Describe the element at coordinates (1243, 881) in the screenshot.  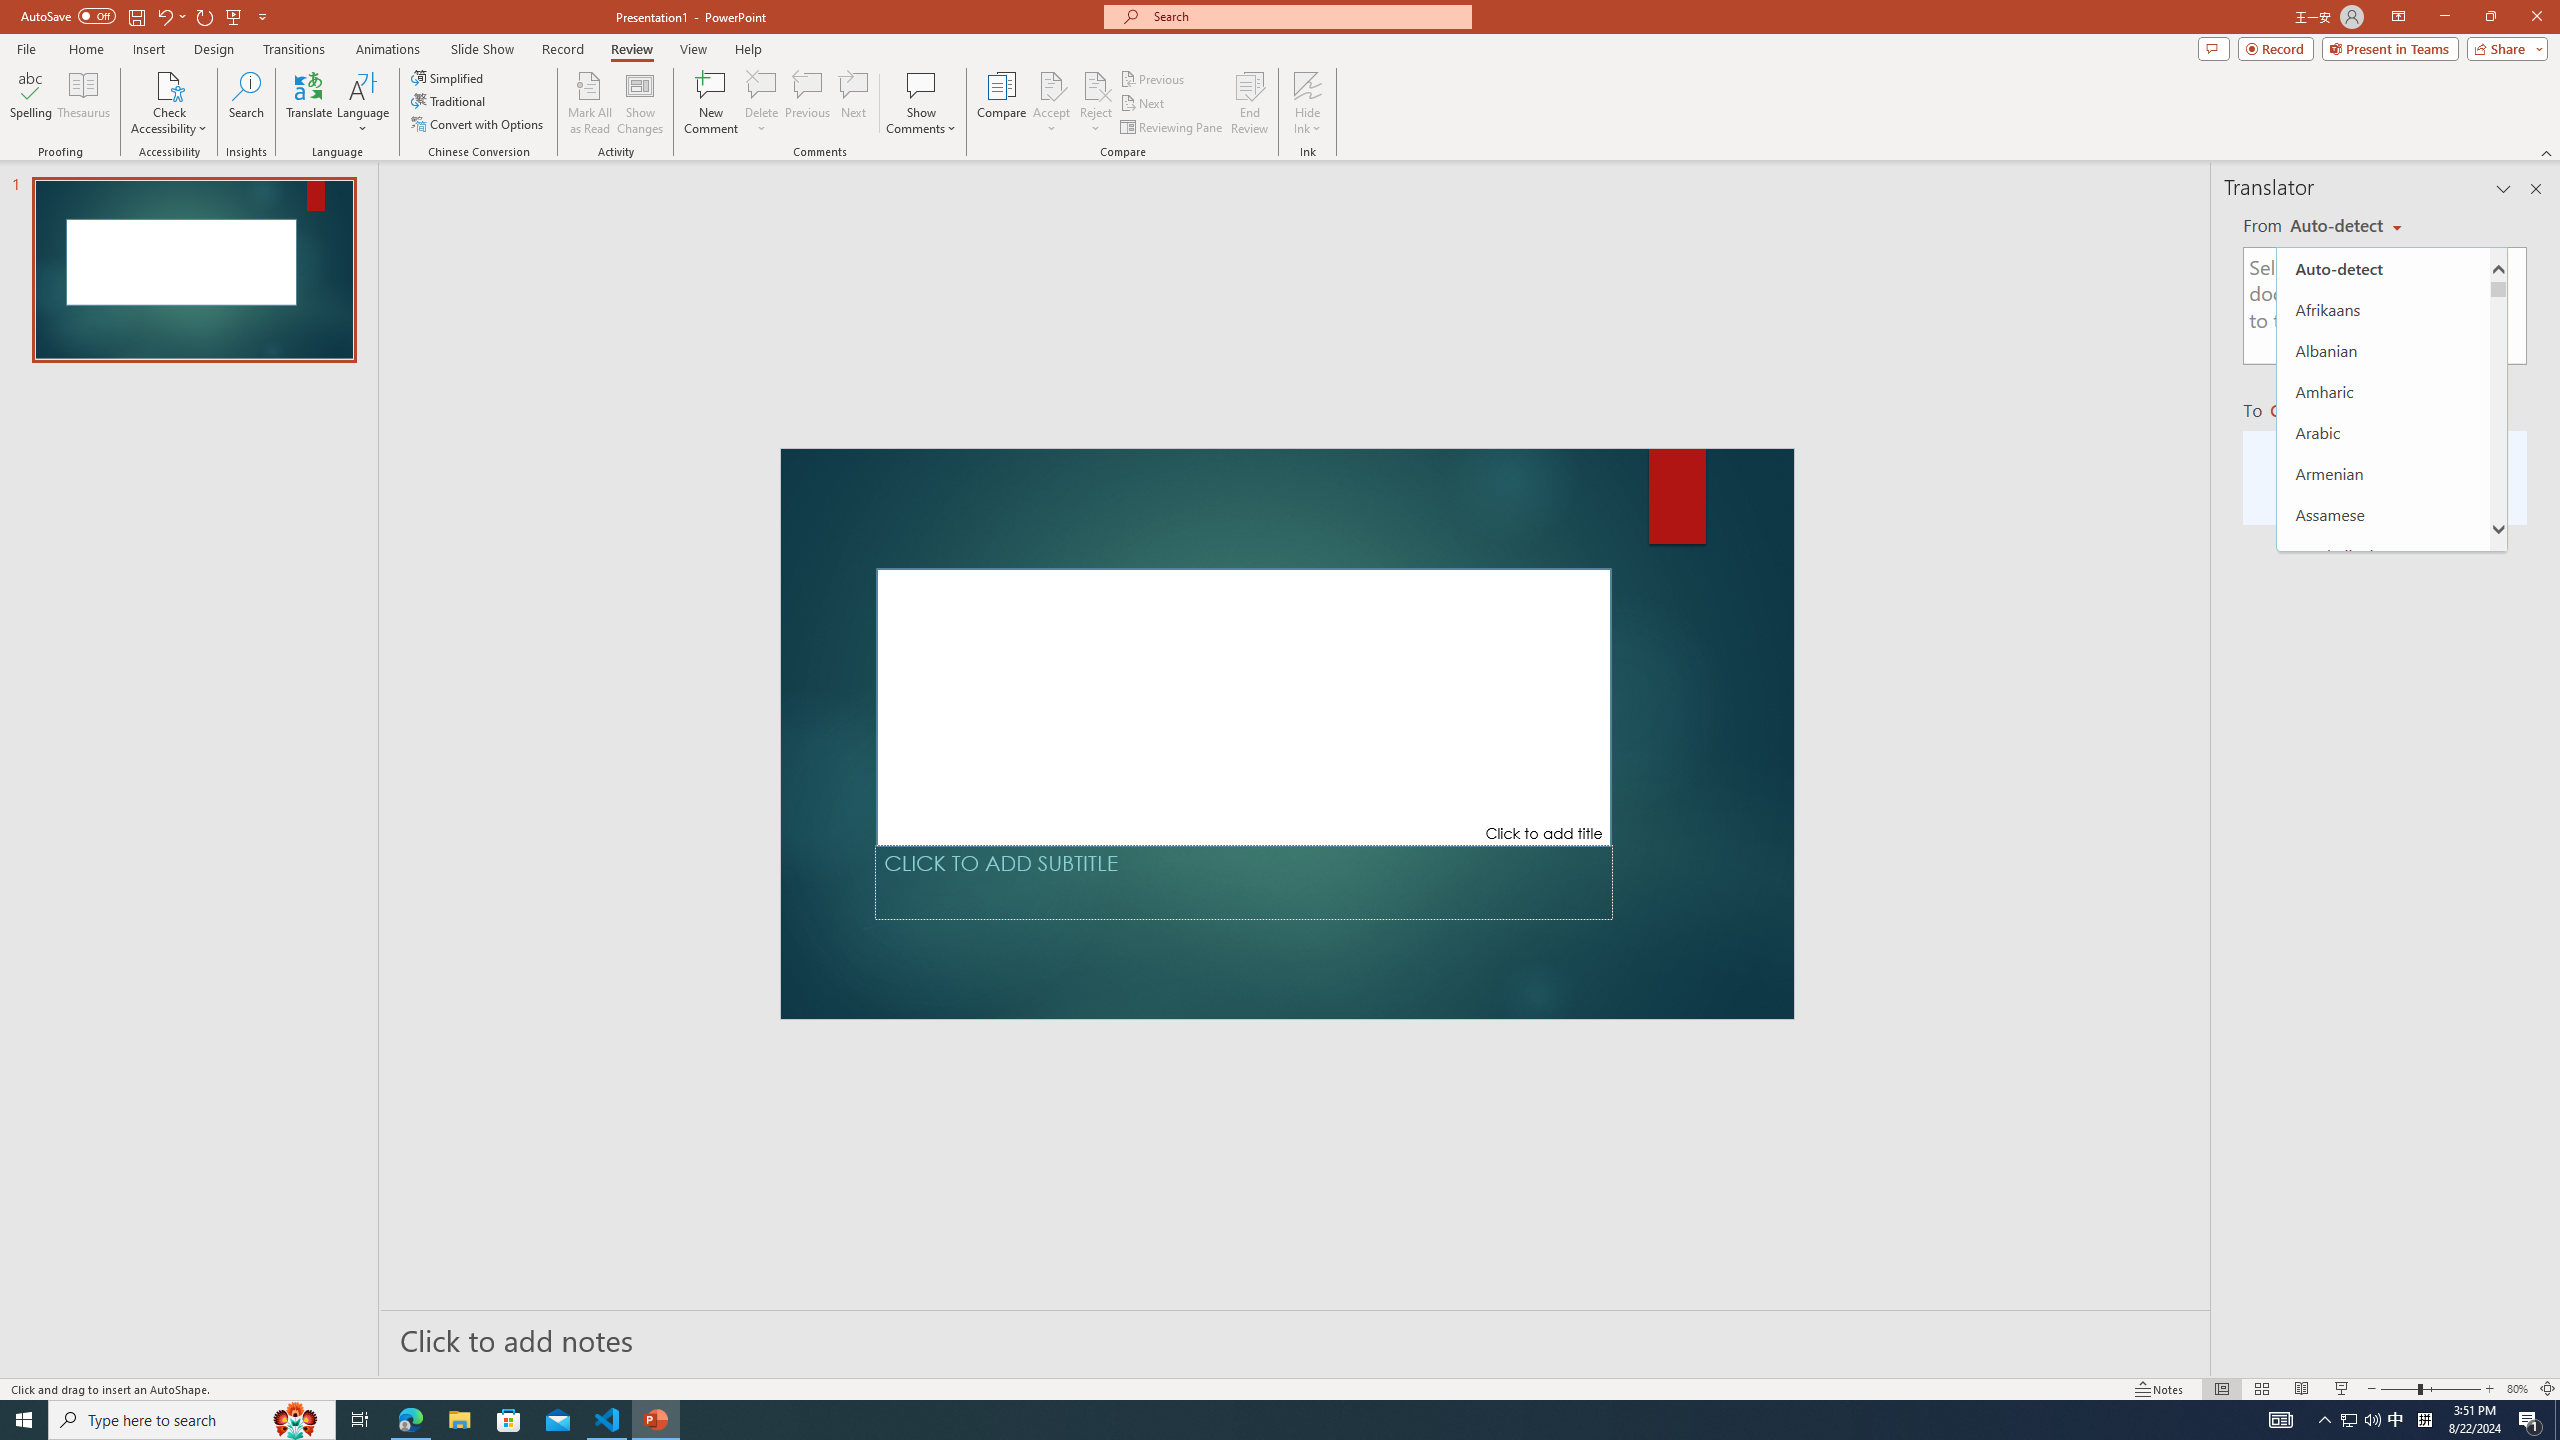
I see `'Subtitle TextBox'` at that location.